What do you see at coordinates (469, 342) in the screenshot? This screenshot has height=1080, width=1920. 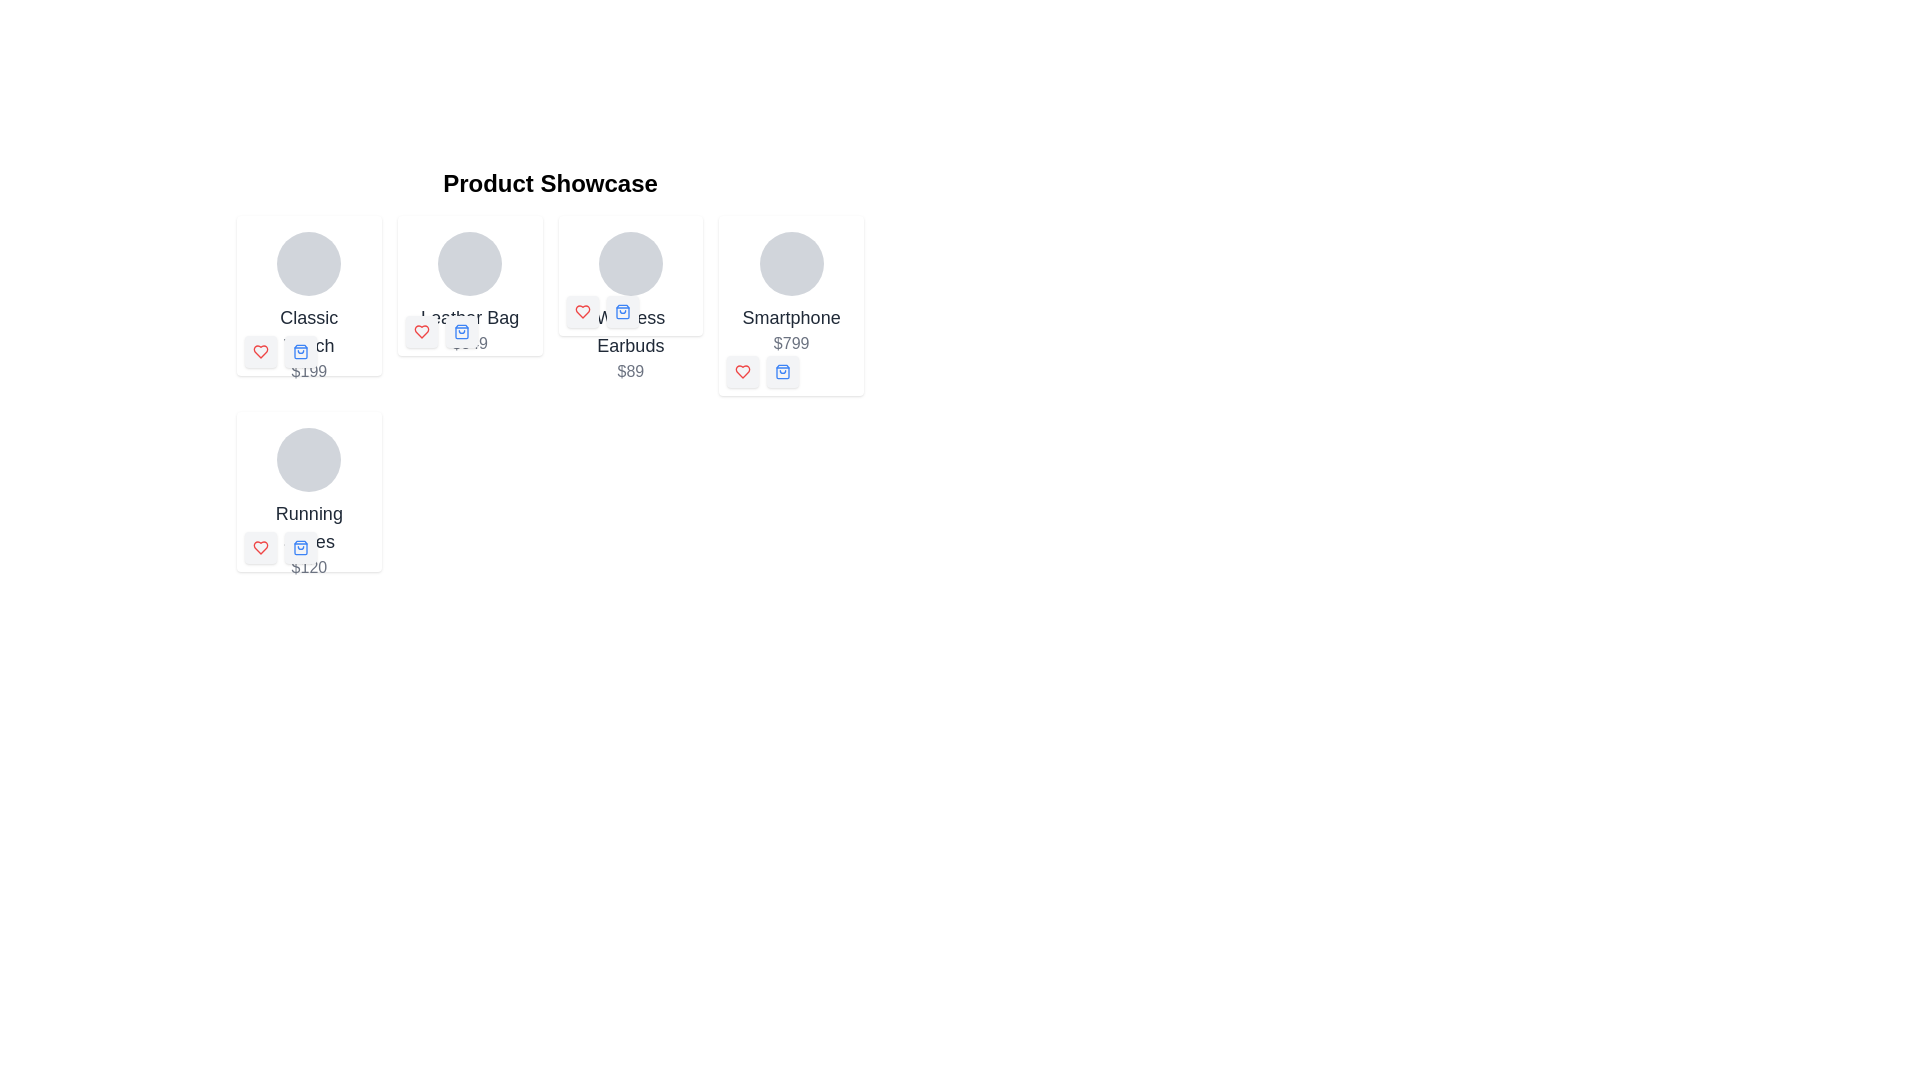 I see `the text label displaying the price '$349', which is styled in gray and positioned below the title 'Leather Bag' within the product card` at bounding box center [469, 342].